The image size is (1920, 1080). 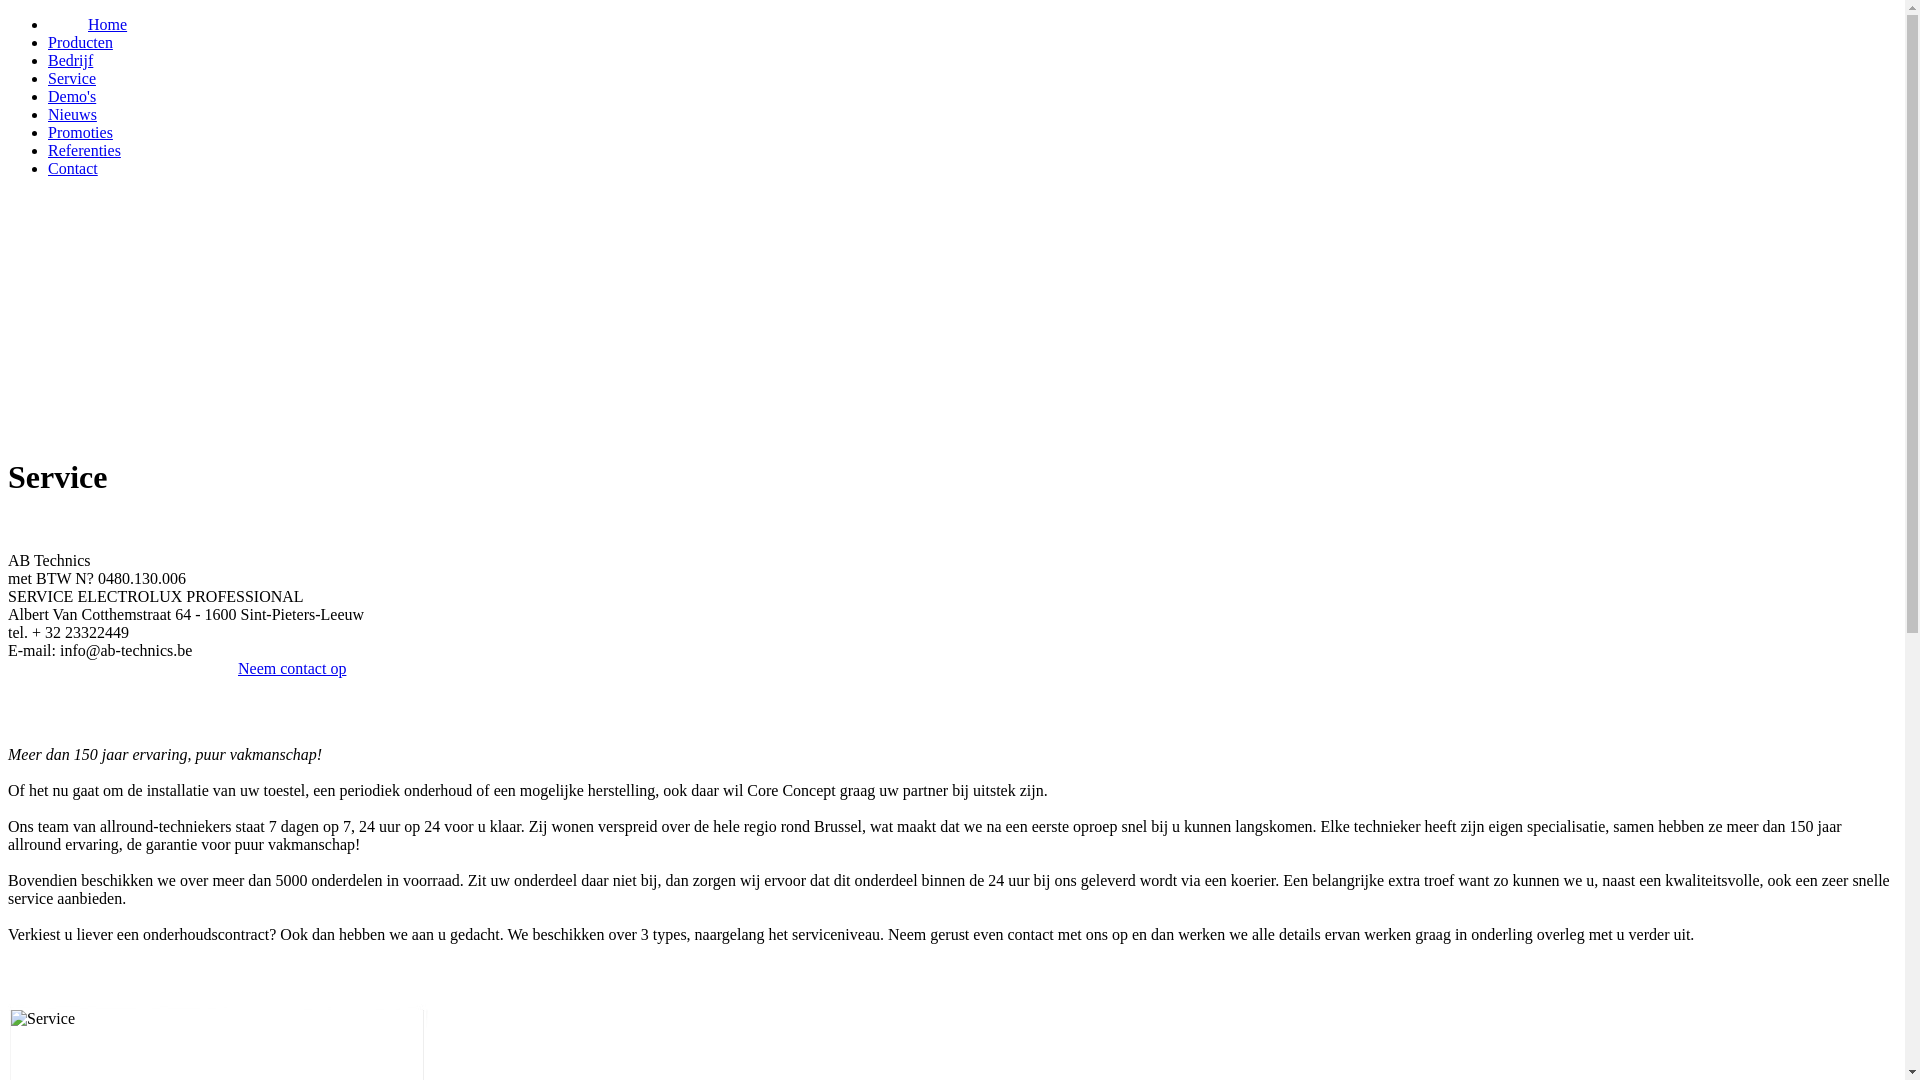 I want to click on 'Producten', so click(x=80, y=42).